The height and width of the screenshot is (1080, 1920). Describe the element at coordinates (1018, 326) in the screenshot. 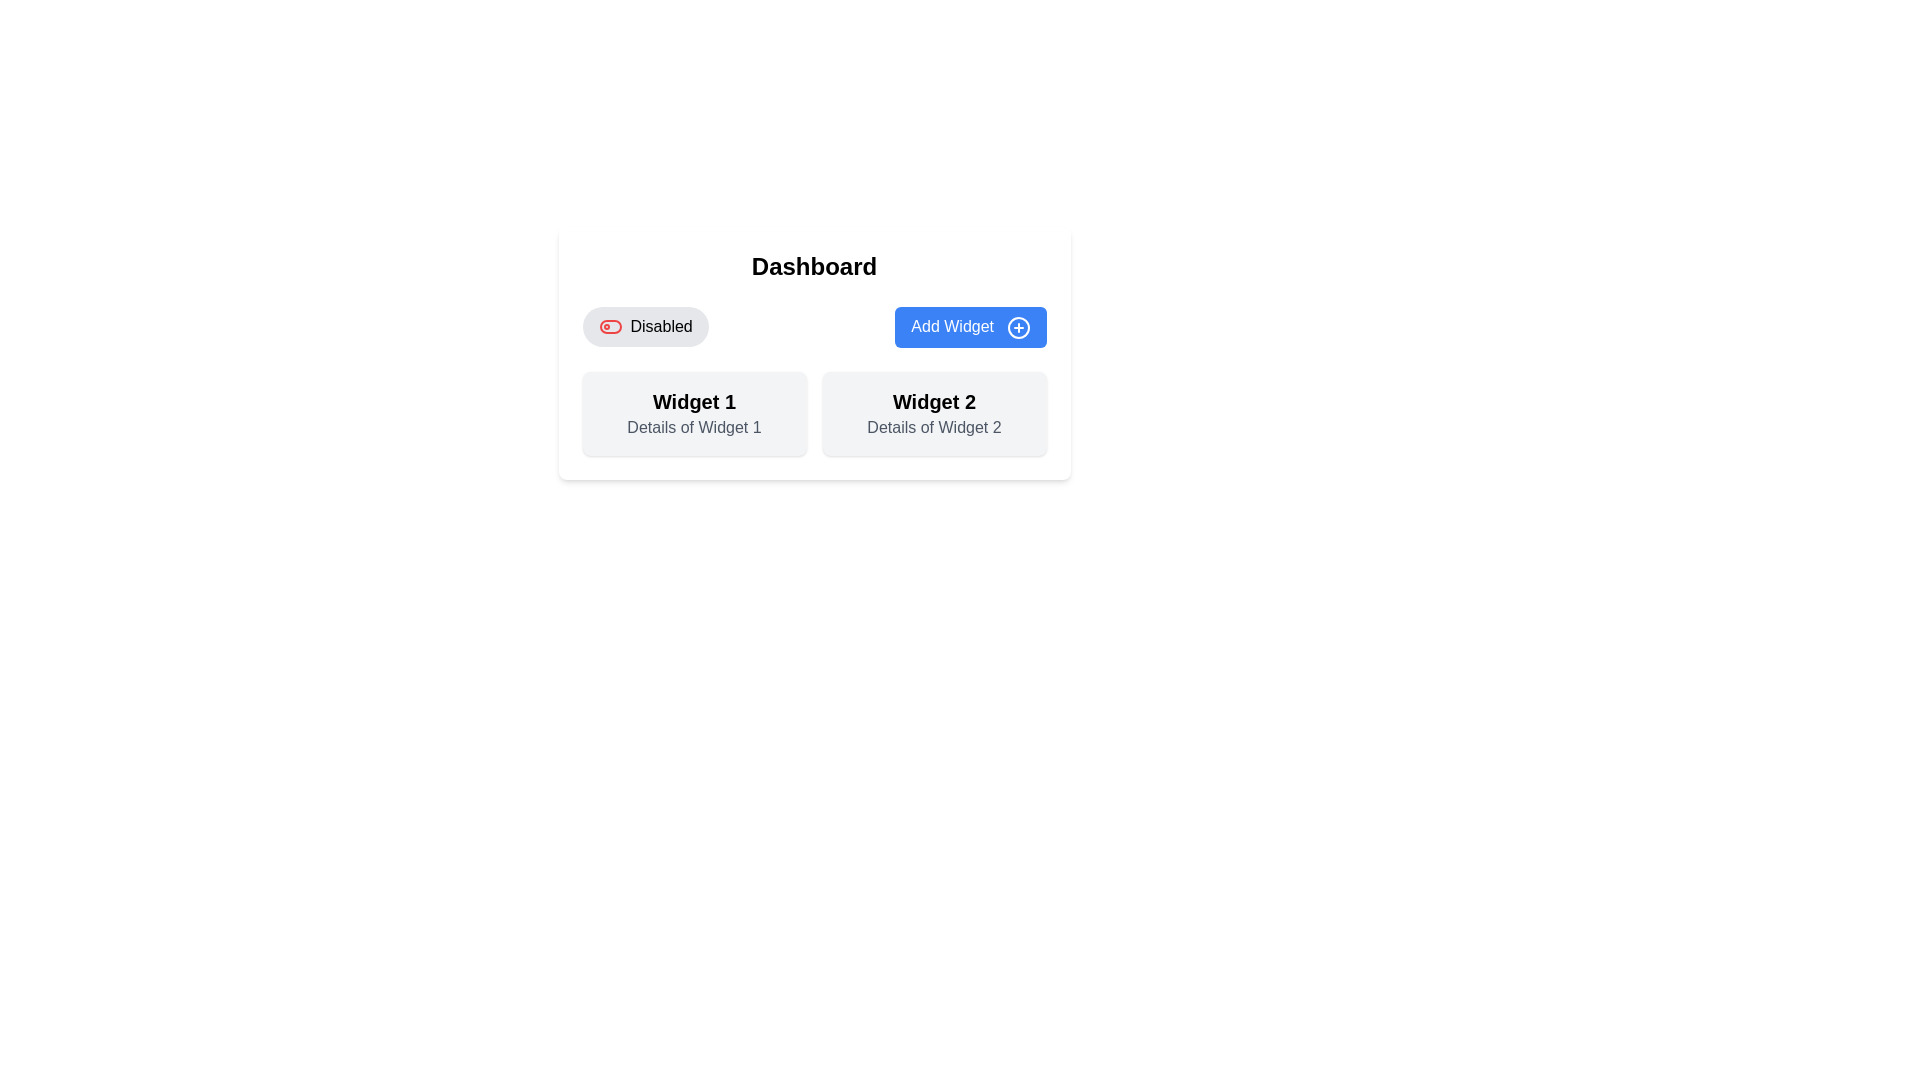

I see `the decorative icon located to the right of the 'Add Widget' button` at that location.